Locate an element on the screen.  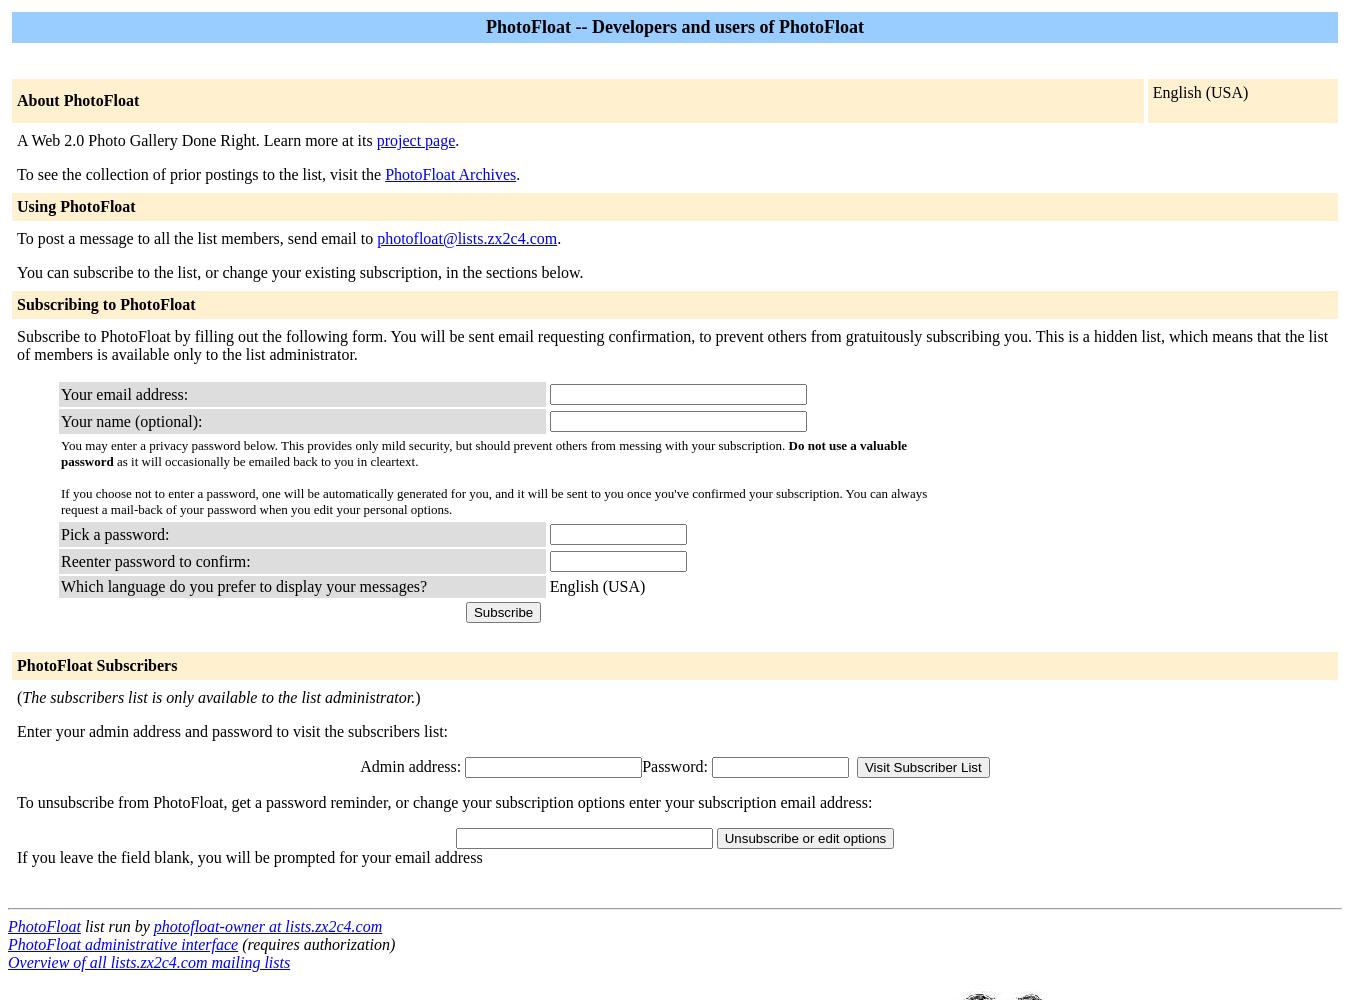
'PhotoFloat' is located at coordinates (43, 926).